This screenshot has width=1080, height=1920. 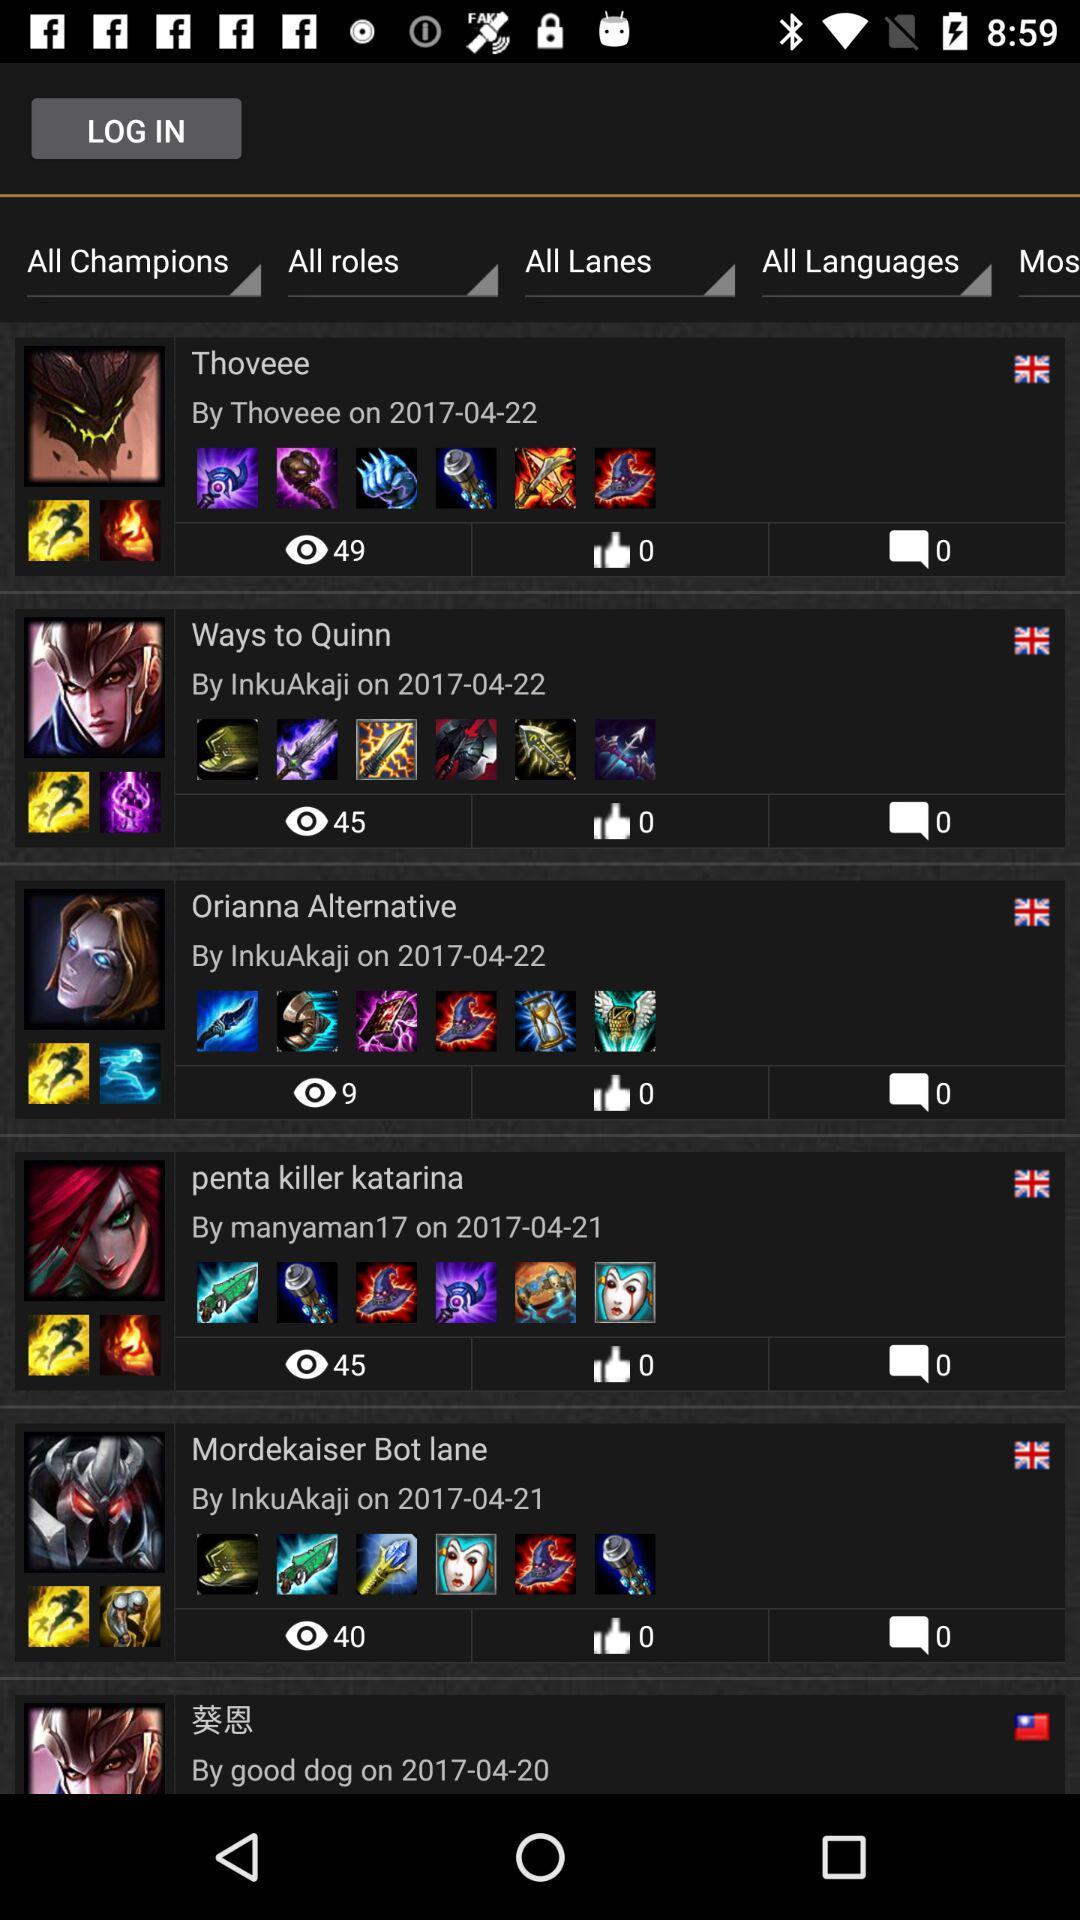 I want to click on the icon to the right of all languages item, so click(x=1043, y=260).